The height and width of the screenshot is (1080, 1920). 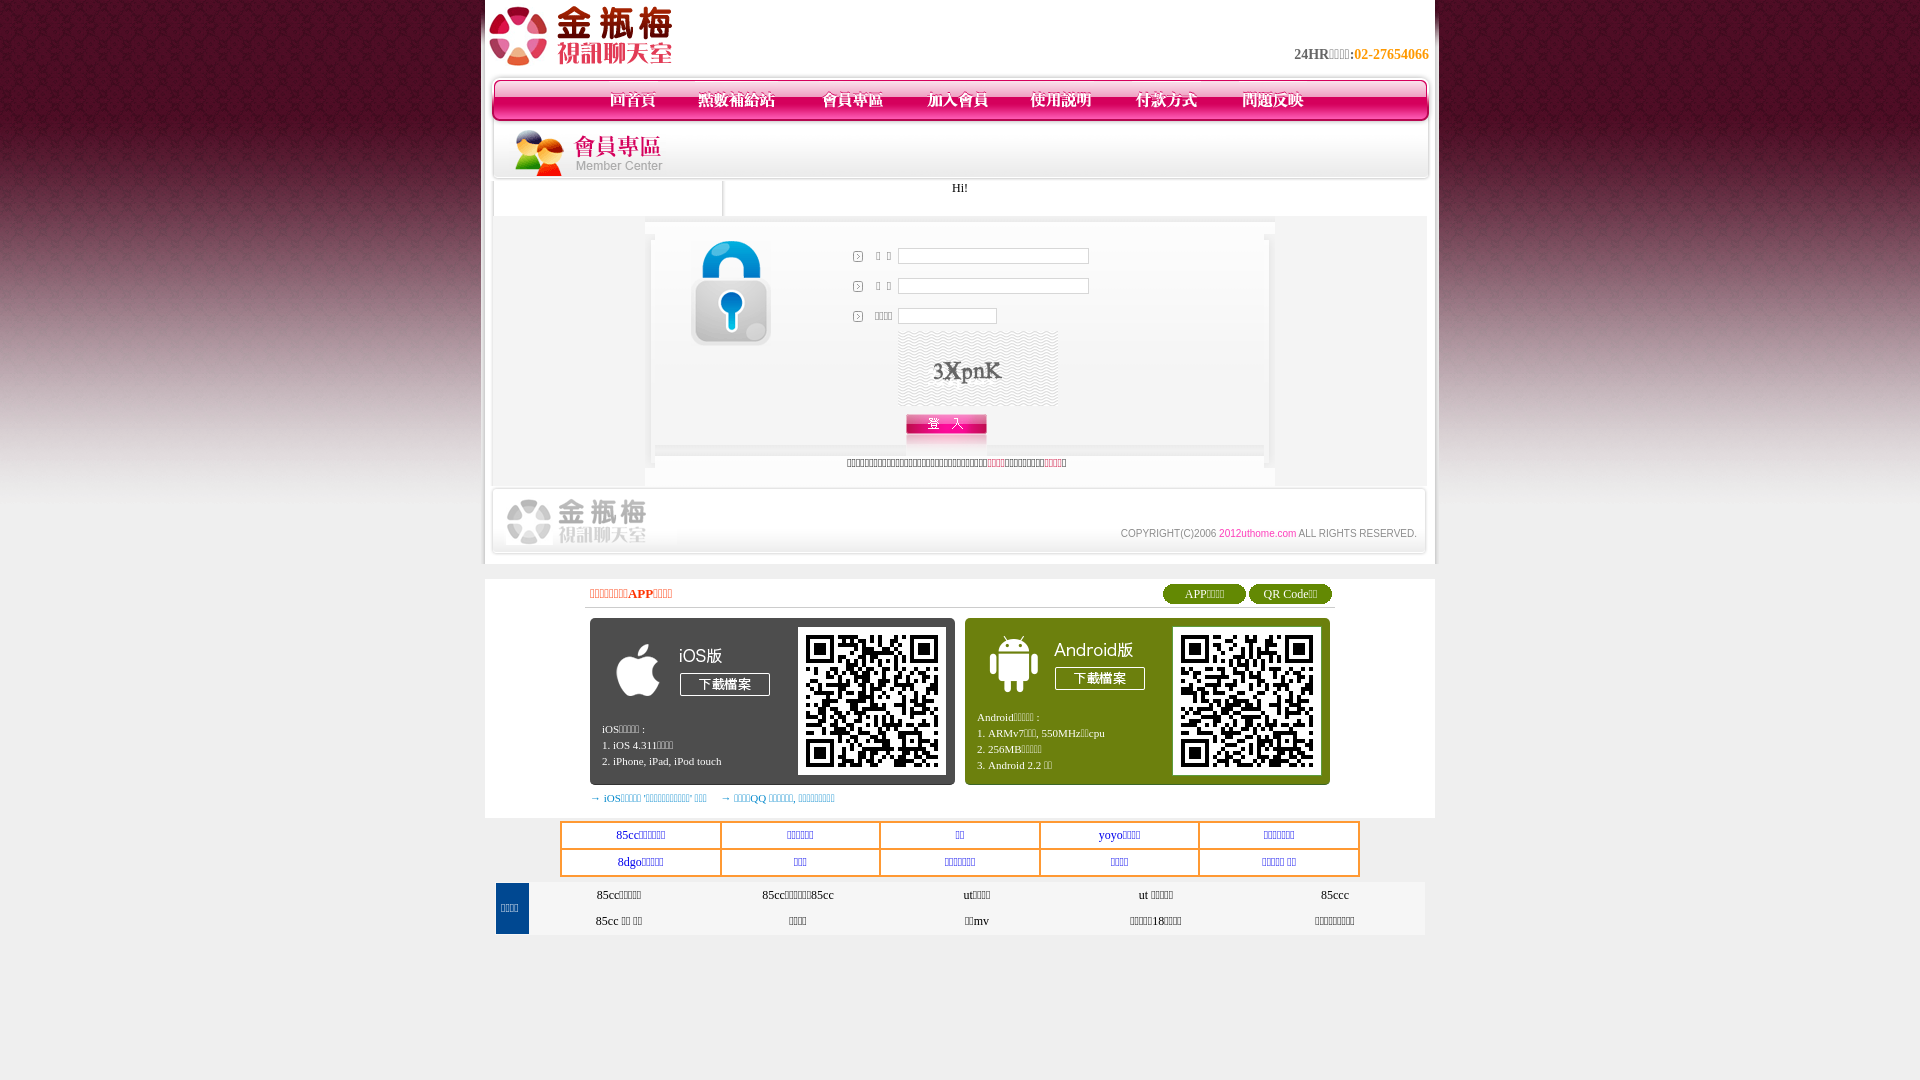 What do you see at coordinates (1334, 893) in the screenshot?
I see `'85ccc'` at bounding box center [1334, 893].